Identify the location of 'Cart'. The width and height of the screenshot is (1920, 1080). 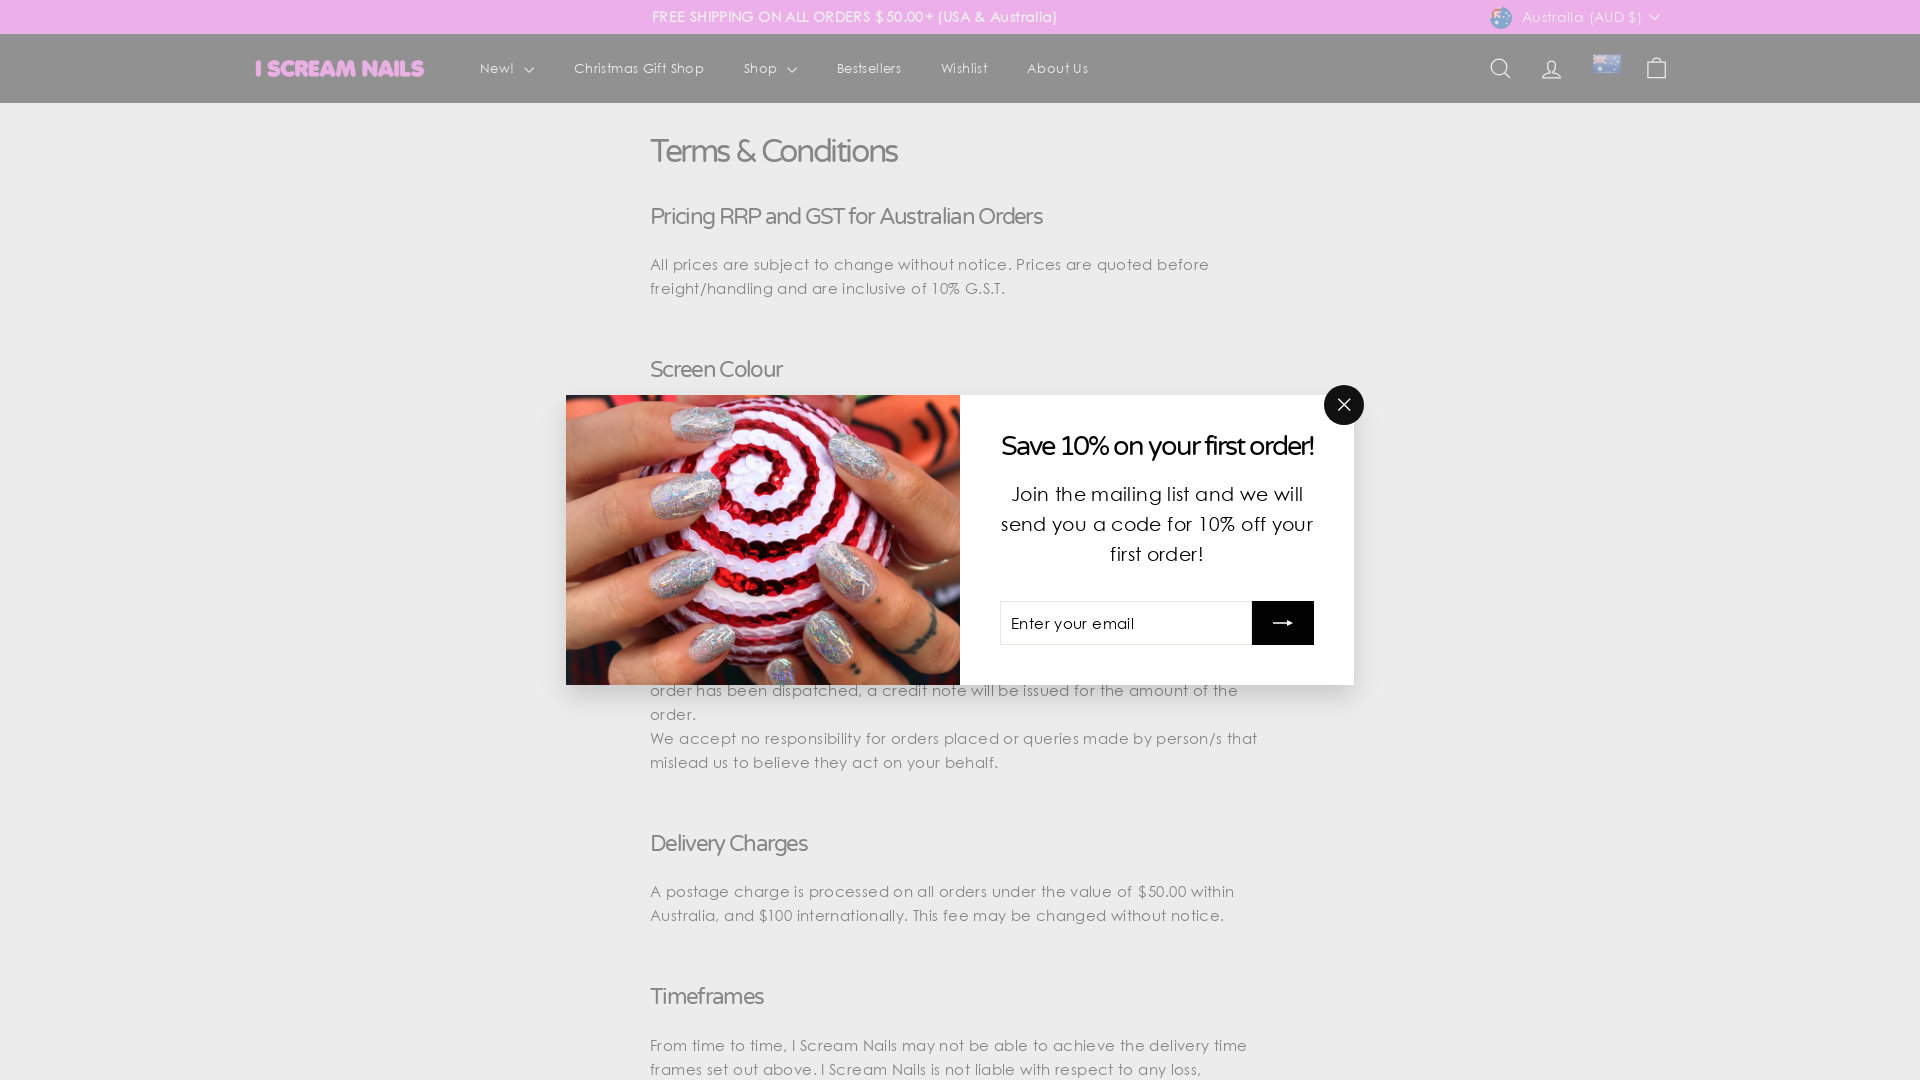
(1656, 67).